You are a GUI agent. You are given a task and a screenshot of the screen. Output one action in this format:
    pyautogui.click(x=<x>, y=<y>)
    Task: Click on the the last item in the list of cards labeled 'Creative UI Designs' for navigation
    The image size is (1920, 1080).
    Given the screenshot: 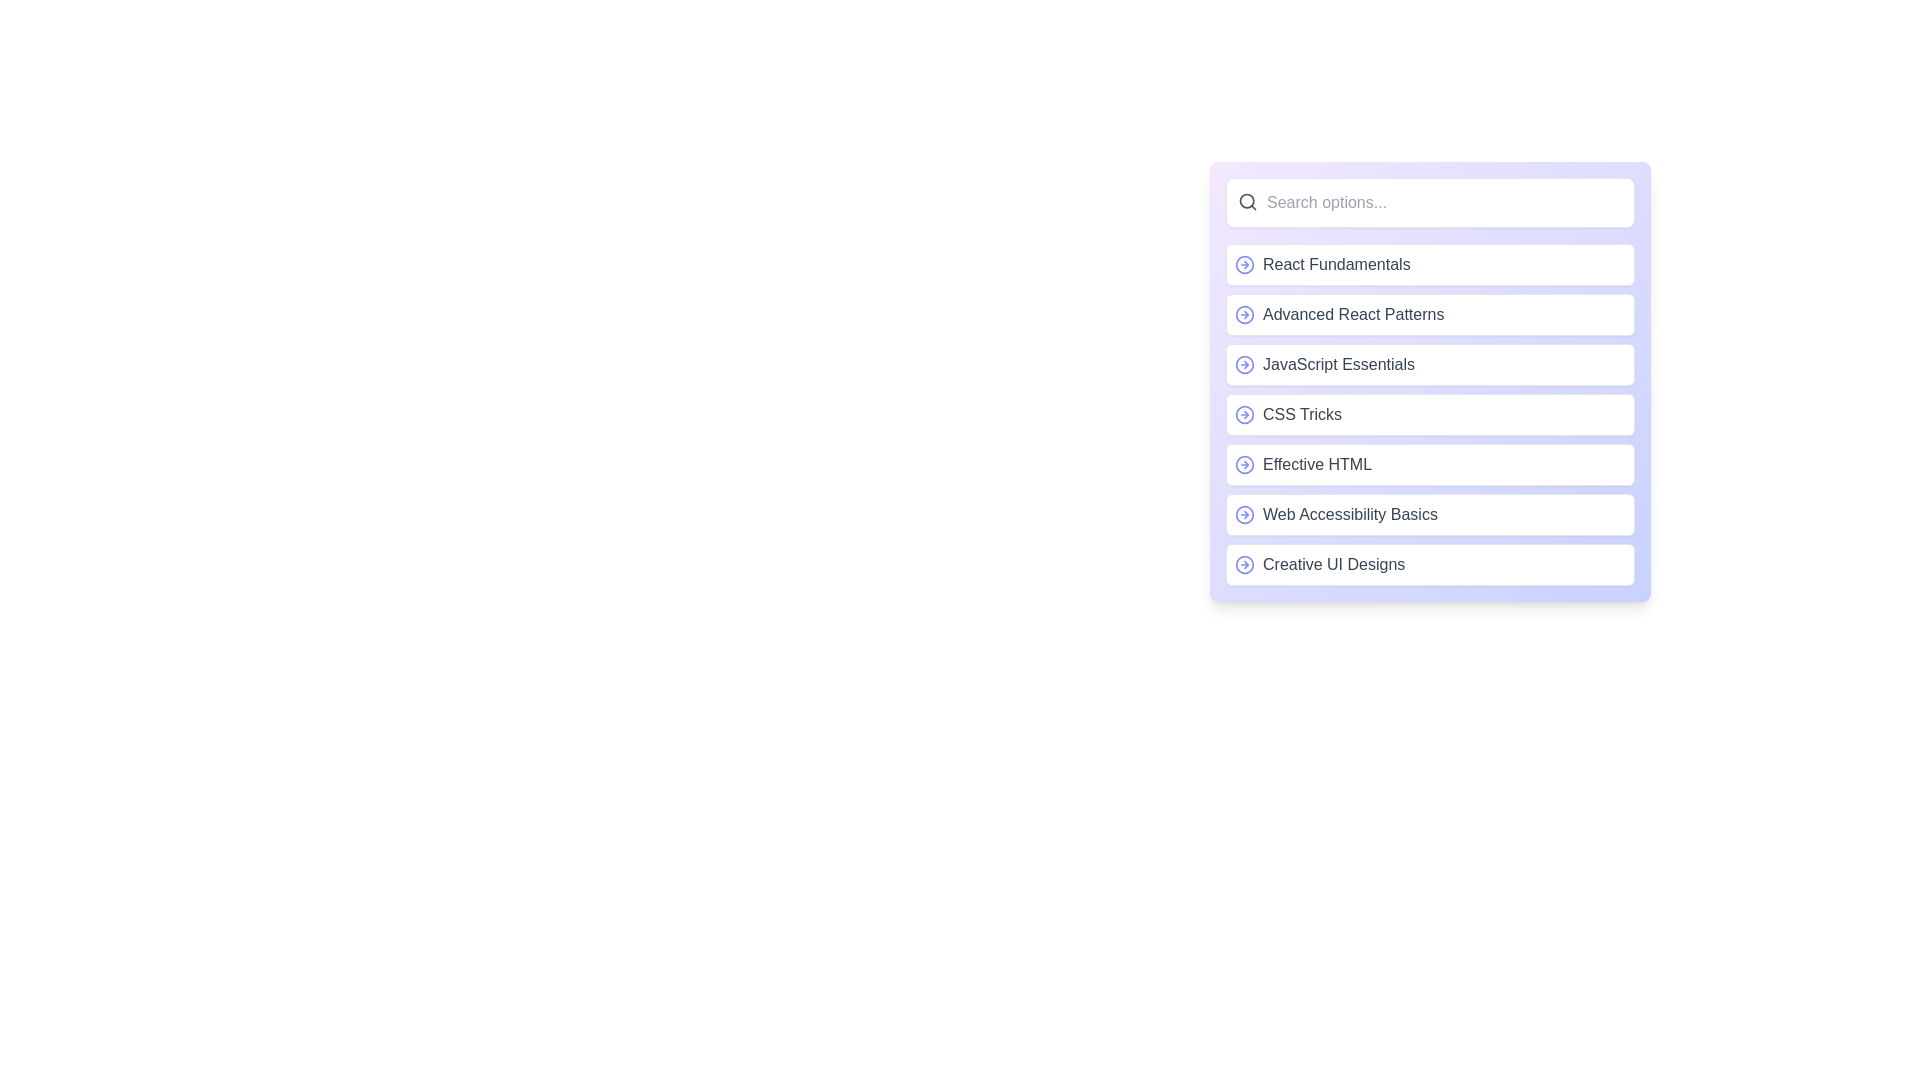 What is the action you would take?
    pyautogui.click(x=1429, y=564)
    